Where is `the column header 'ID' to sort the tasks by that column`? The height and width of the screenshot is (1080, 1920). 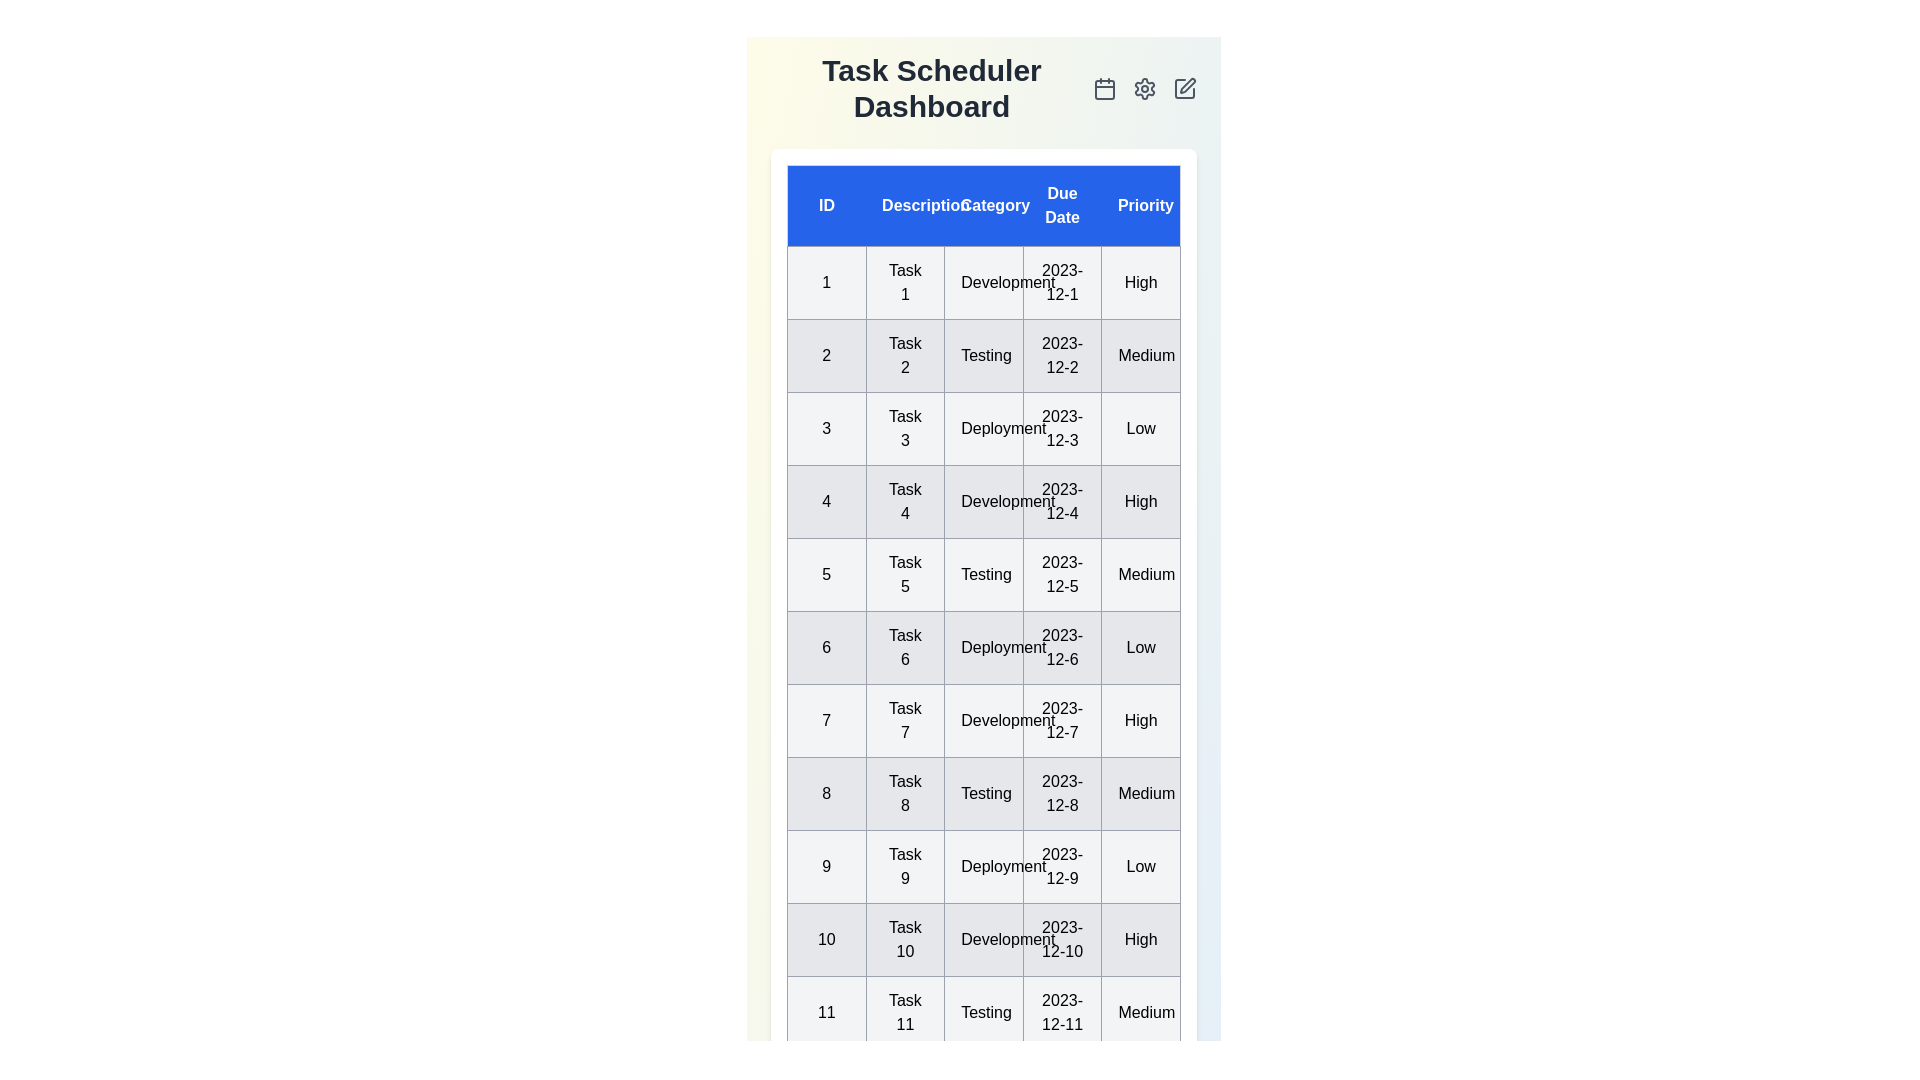
the column header 'ID' to sort the tasks by that column is located at coordinates (826, 205).